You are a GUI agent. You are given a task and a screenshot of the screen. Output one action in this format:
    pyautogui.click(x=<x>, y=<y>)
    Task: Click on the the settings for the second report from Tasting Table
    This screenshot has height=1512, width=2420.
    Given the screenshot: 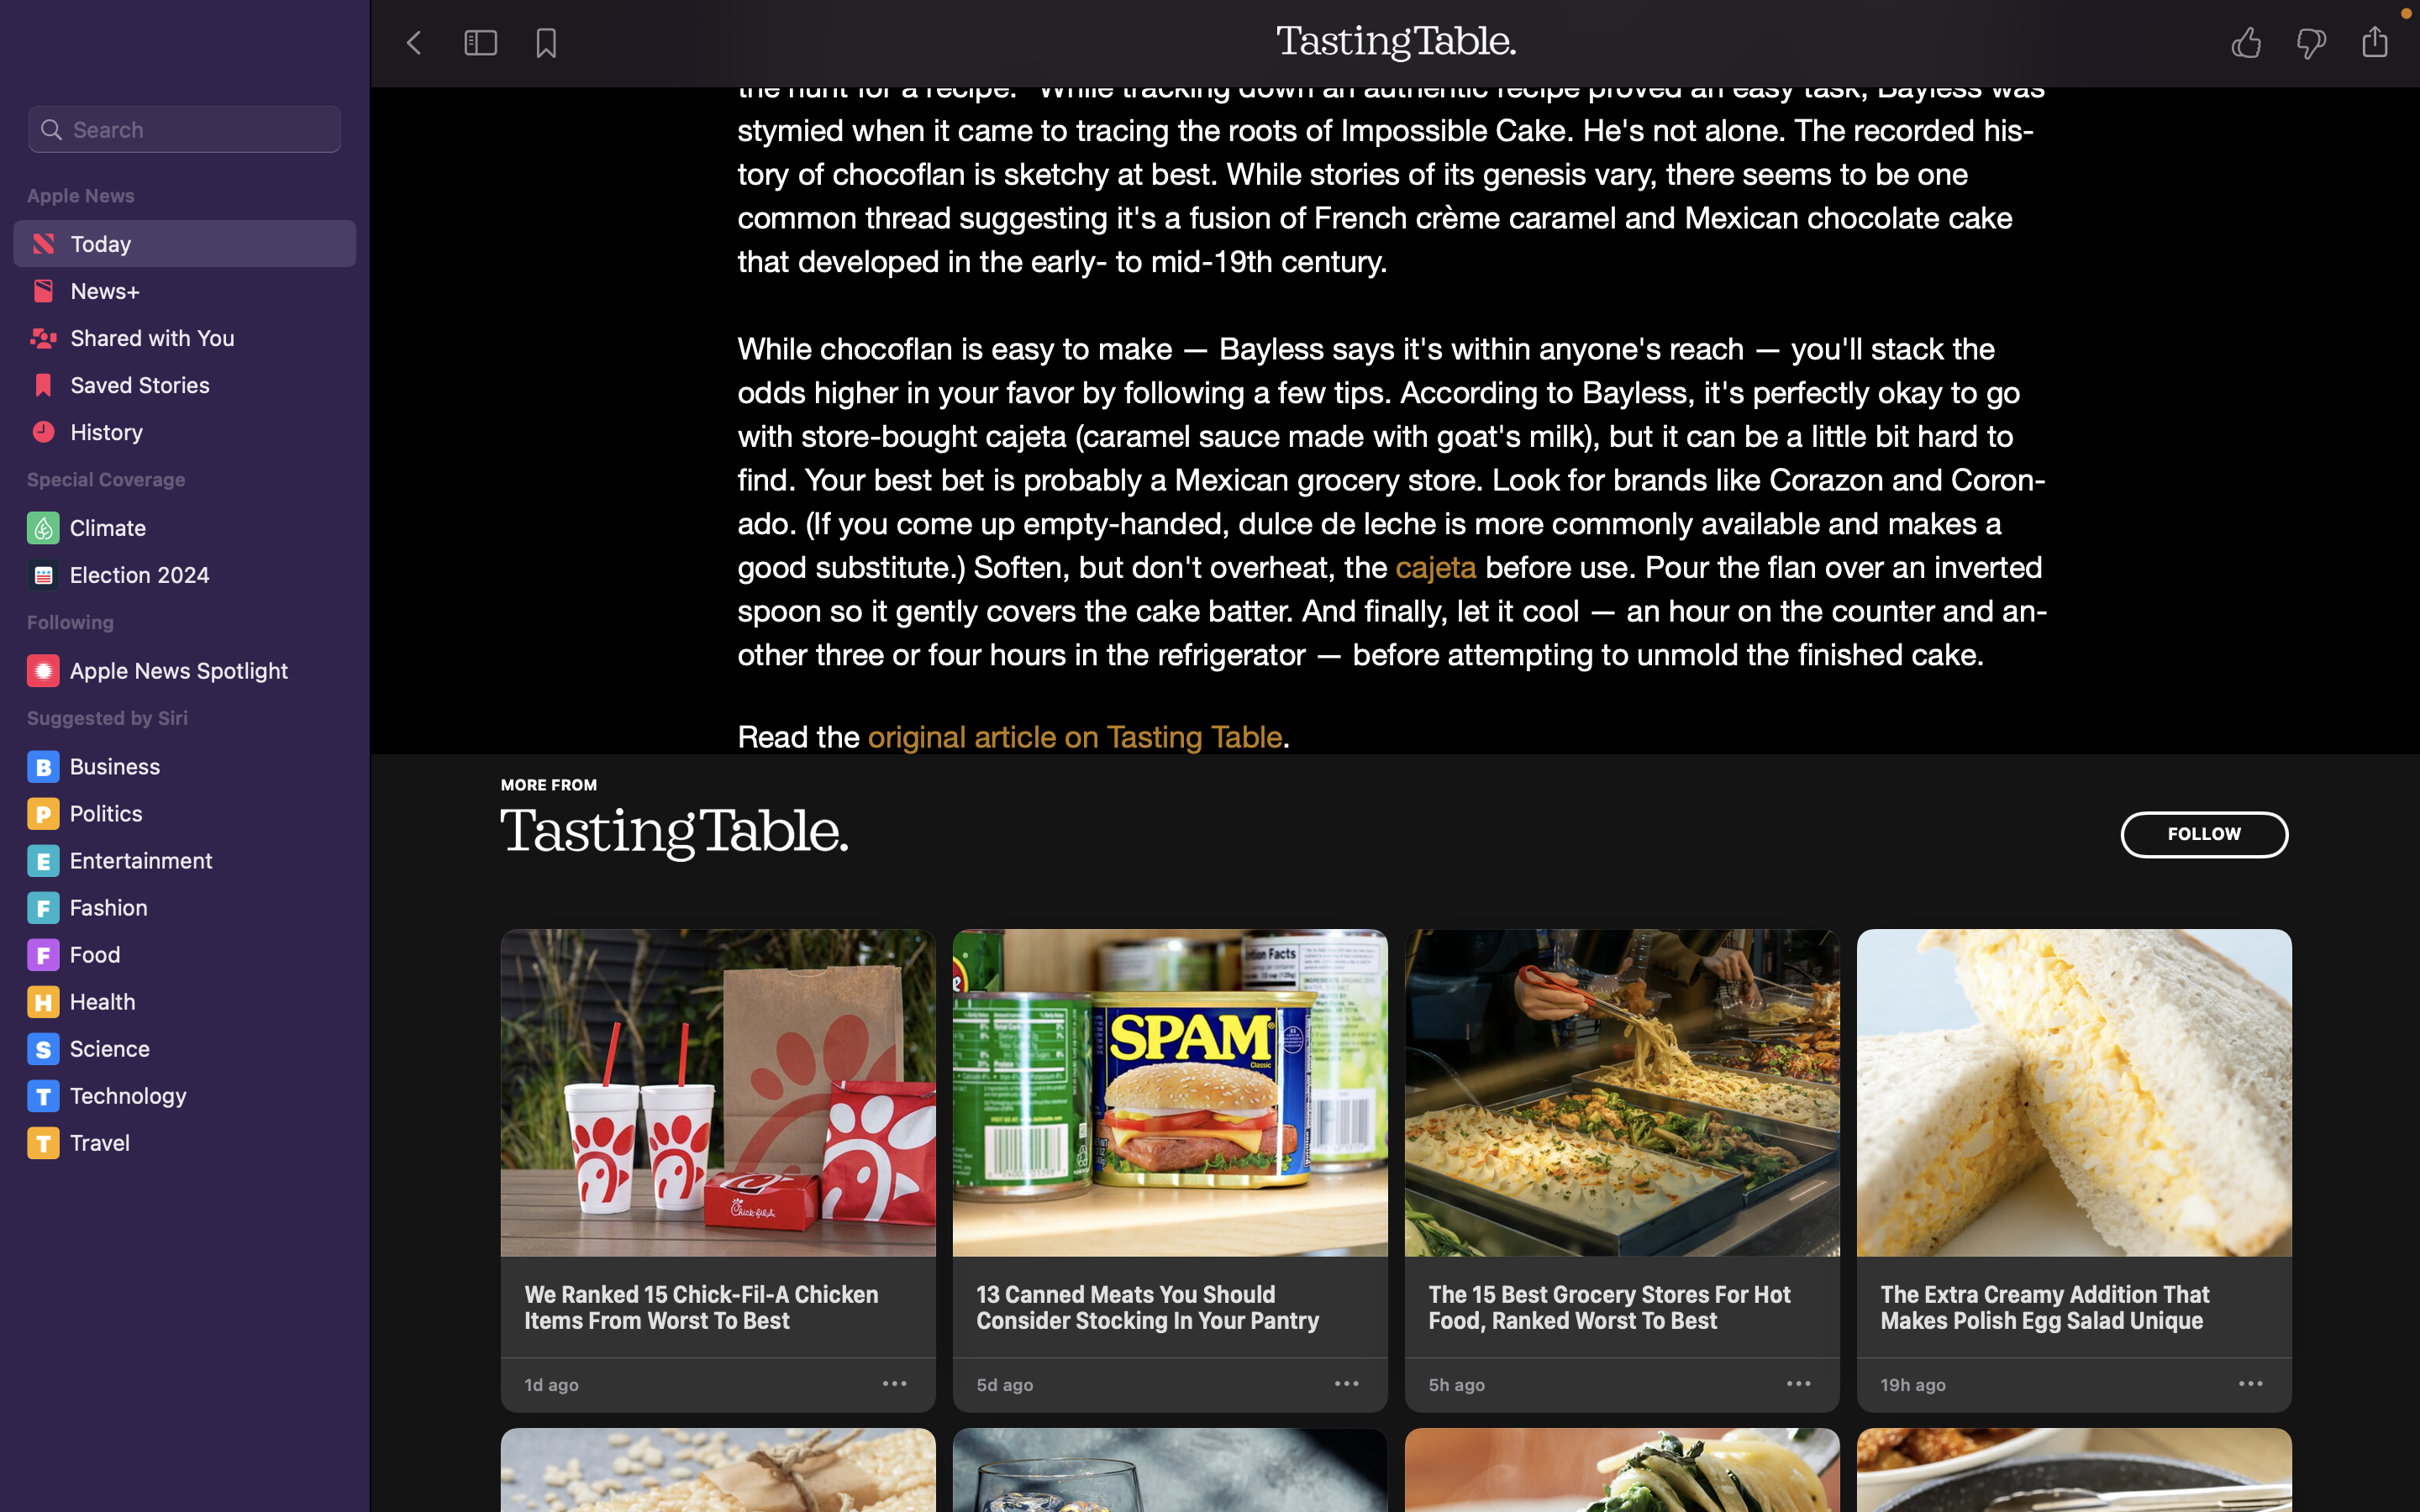 What is the action you would take?
    pyautogui.click(x=1347, y=1384)
    